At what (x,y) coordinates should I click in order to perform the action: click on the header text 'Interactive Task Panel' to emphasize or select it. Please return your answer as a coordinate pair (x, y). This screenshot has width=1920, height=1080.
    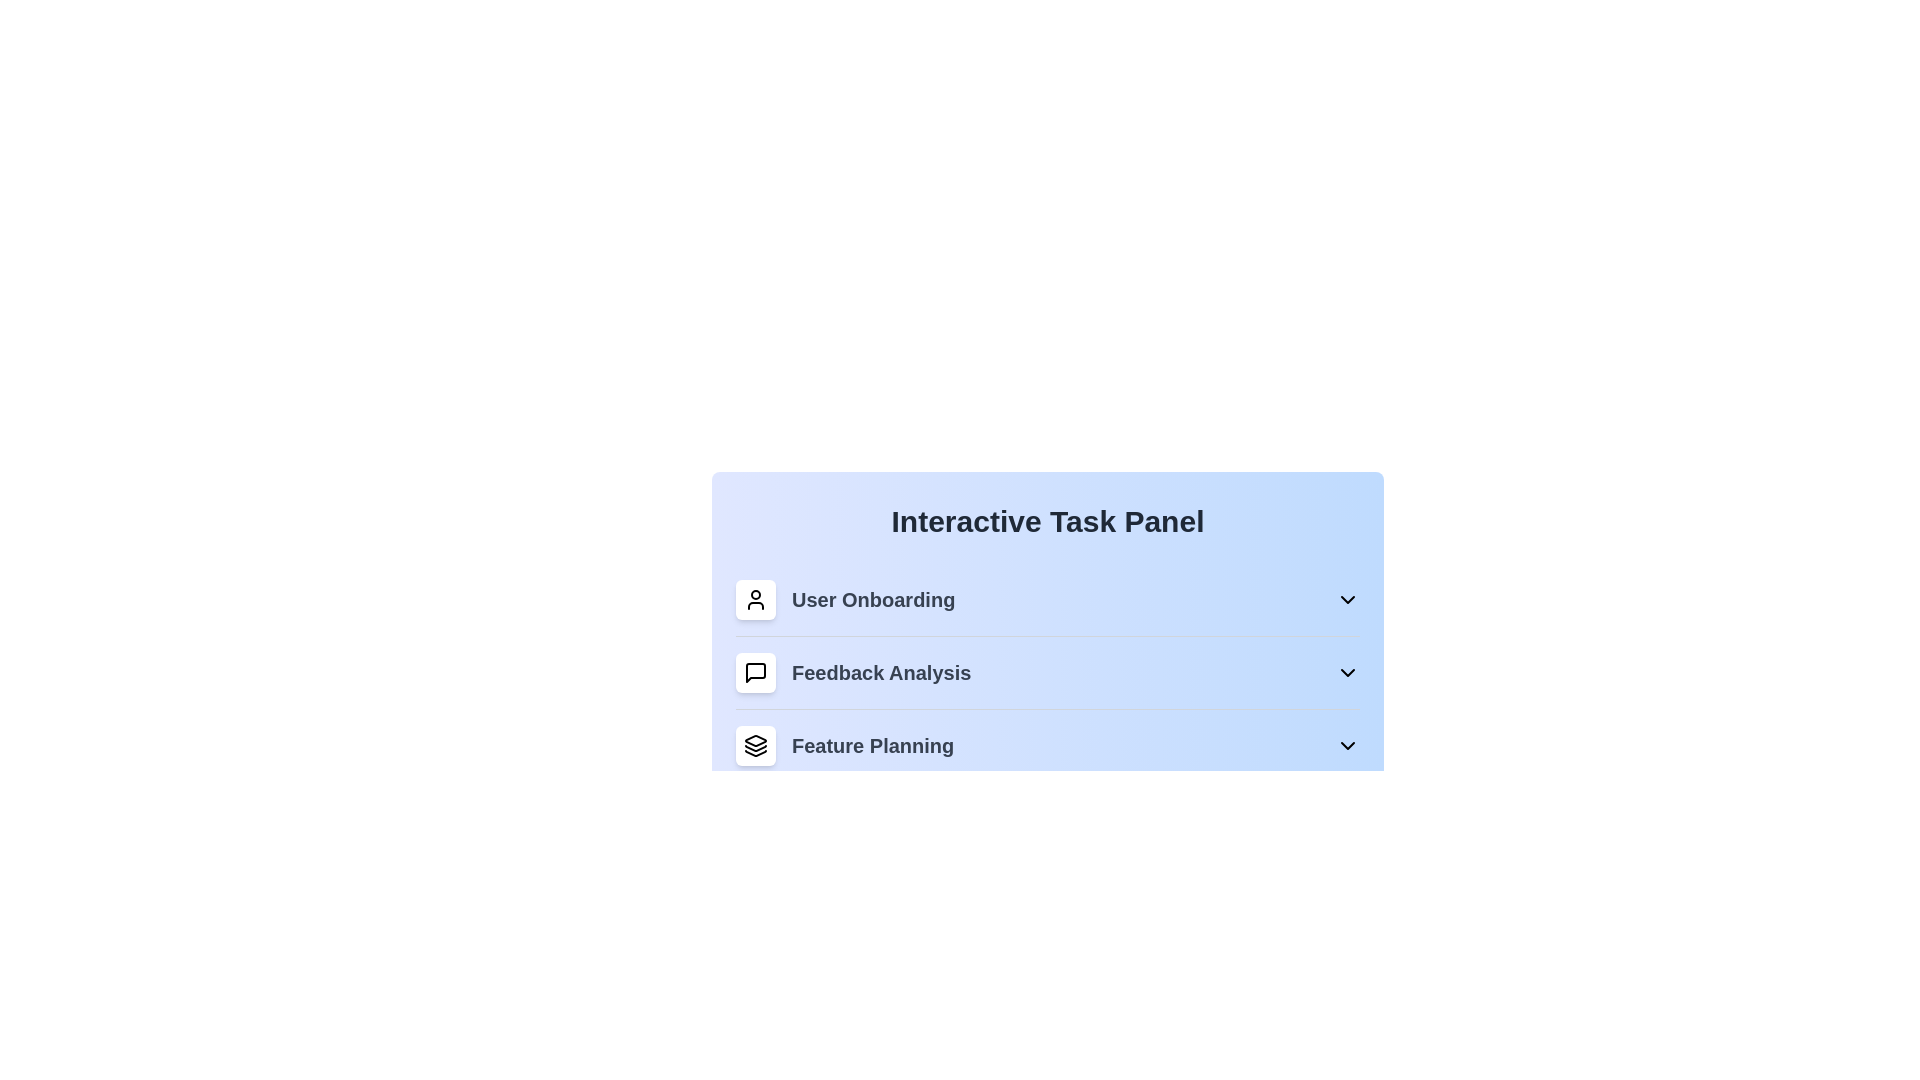
    Looking at the image, I should click on (1046, 520).